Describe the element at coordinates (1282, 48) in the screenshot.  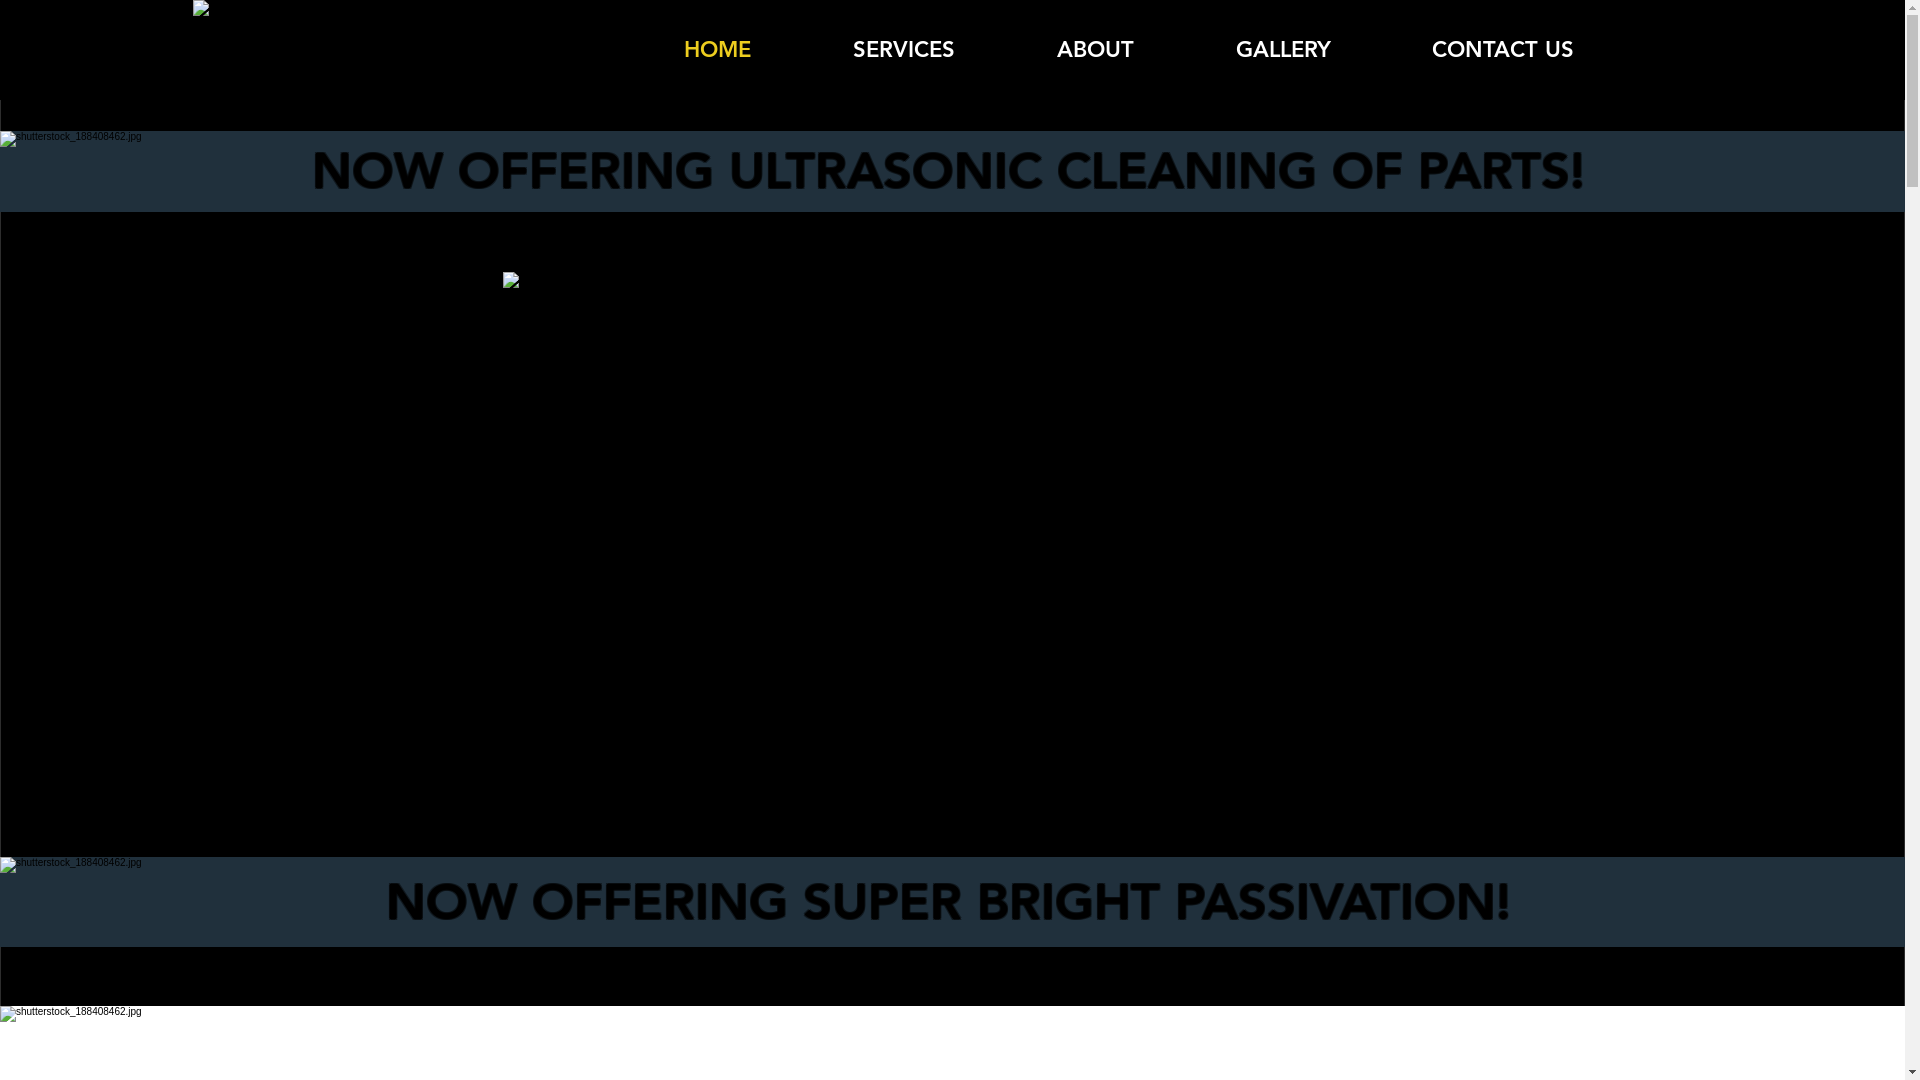
I see `'GALLERY'` at that location.